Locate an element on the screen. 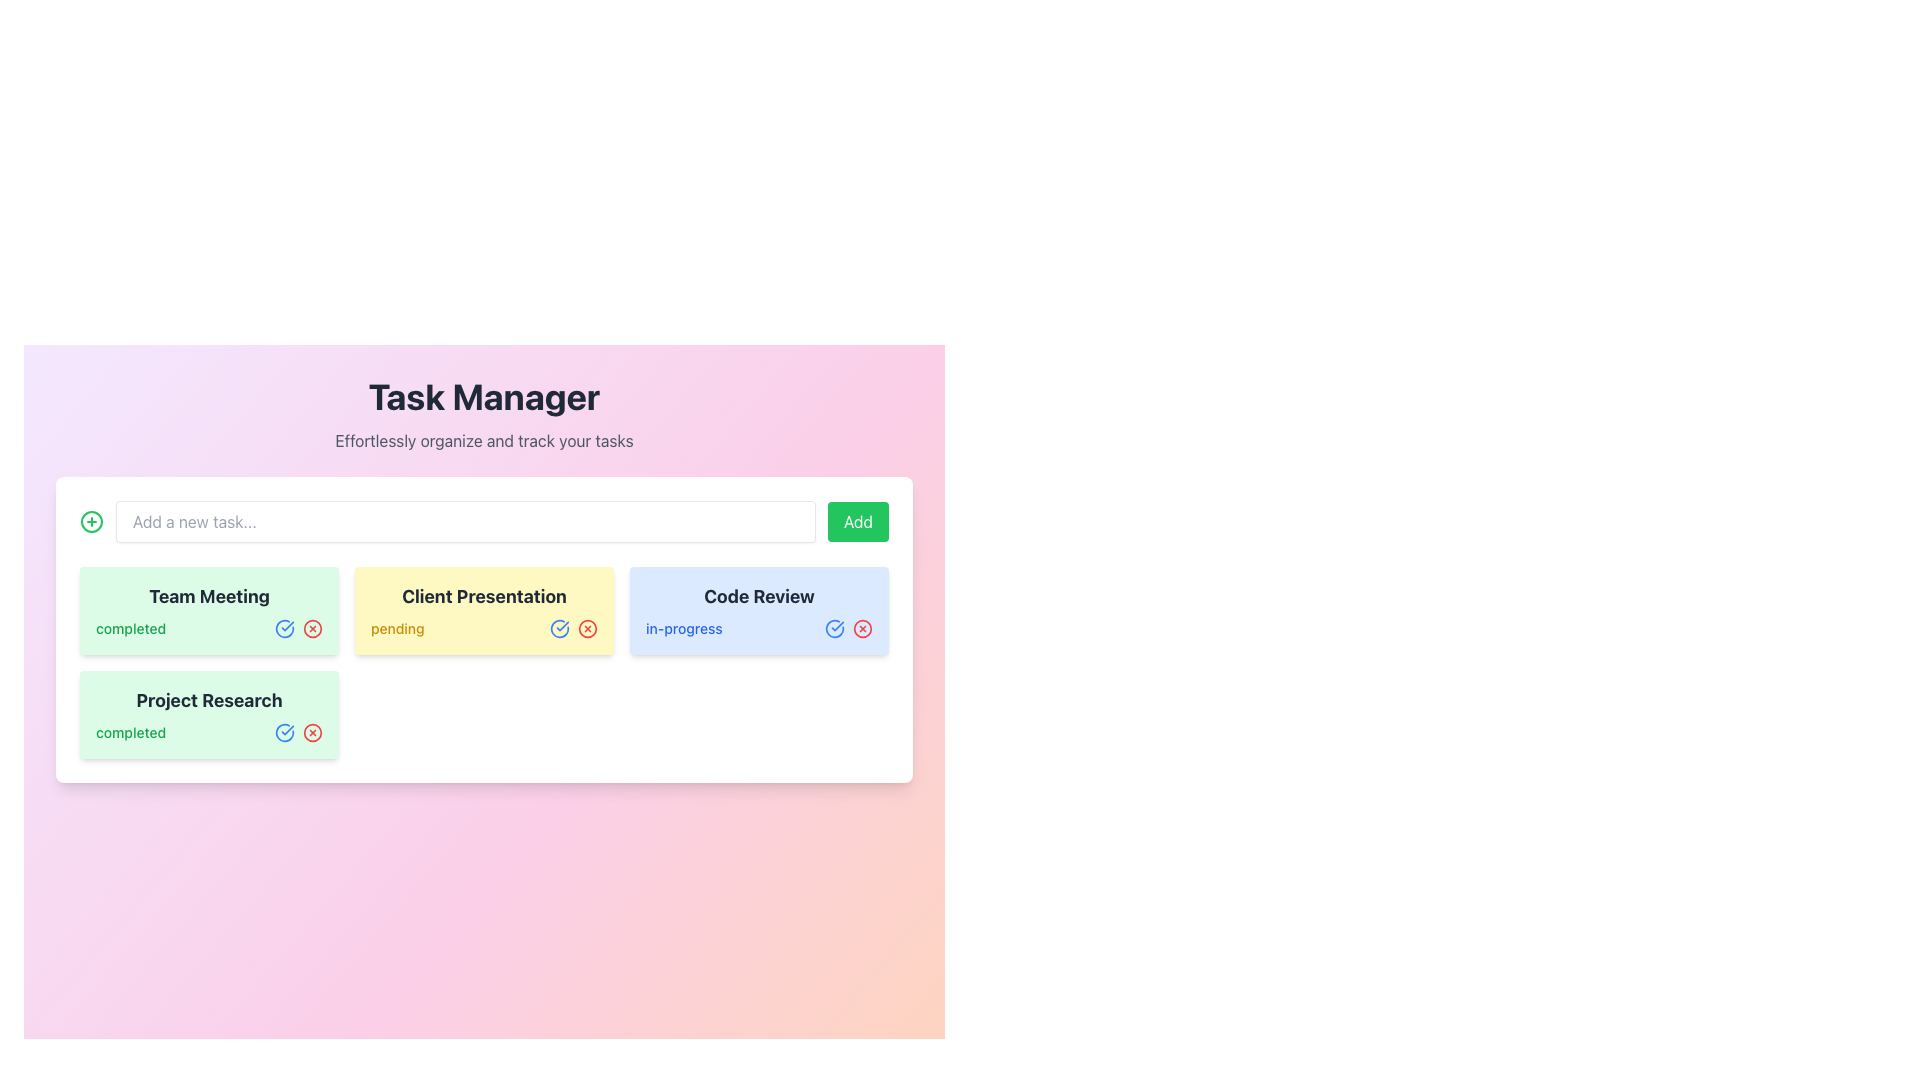 The image size is (1920, 1080). the green circular icon with a plus sign, positioned to the left of the text input field for adding a new task is located at coordinates (90, 520).